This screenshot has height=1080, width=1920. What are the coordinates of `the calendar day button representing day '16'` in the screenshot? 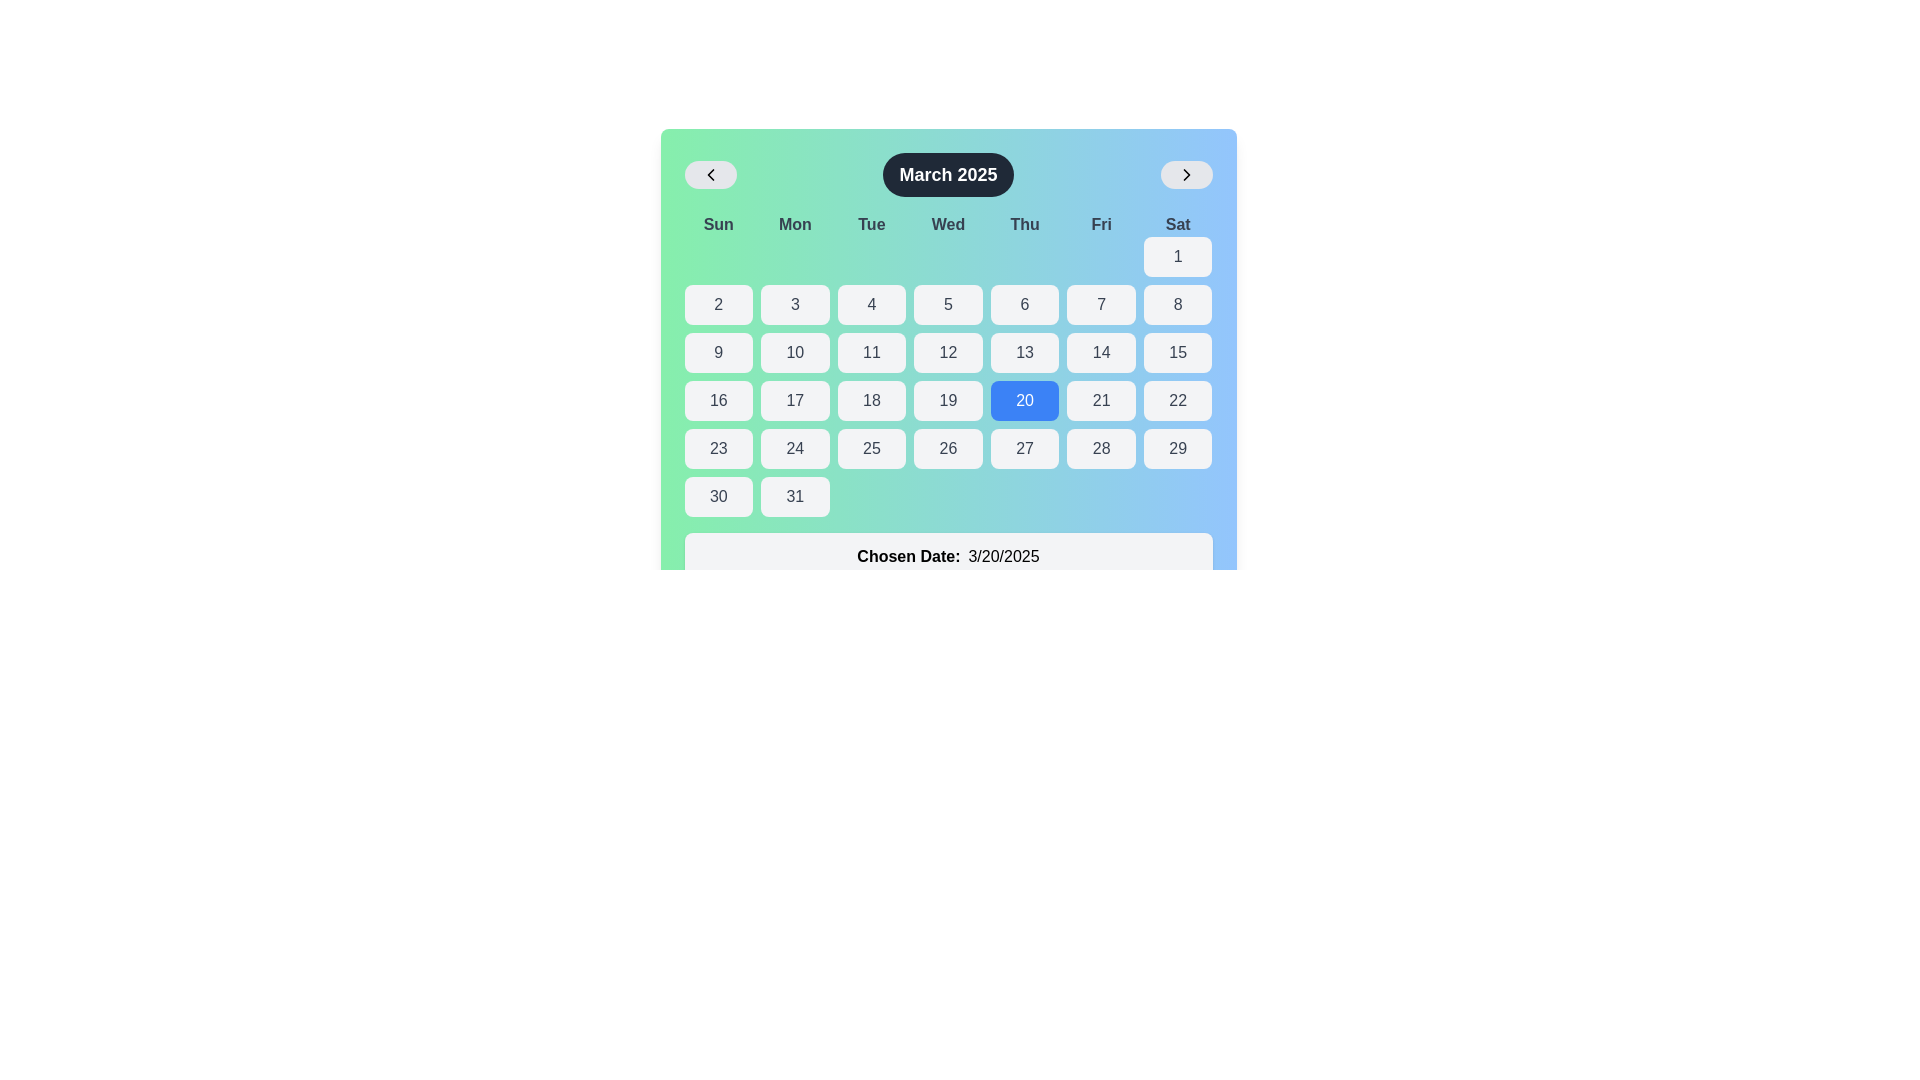 It's located at (718, 401).